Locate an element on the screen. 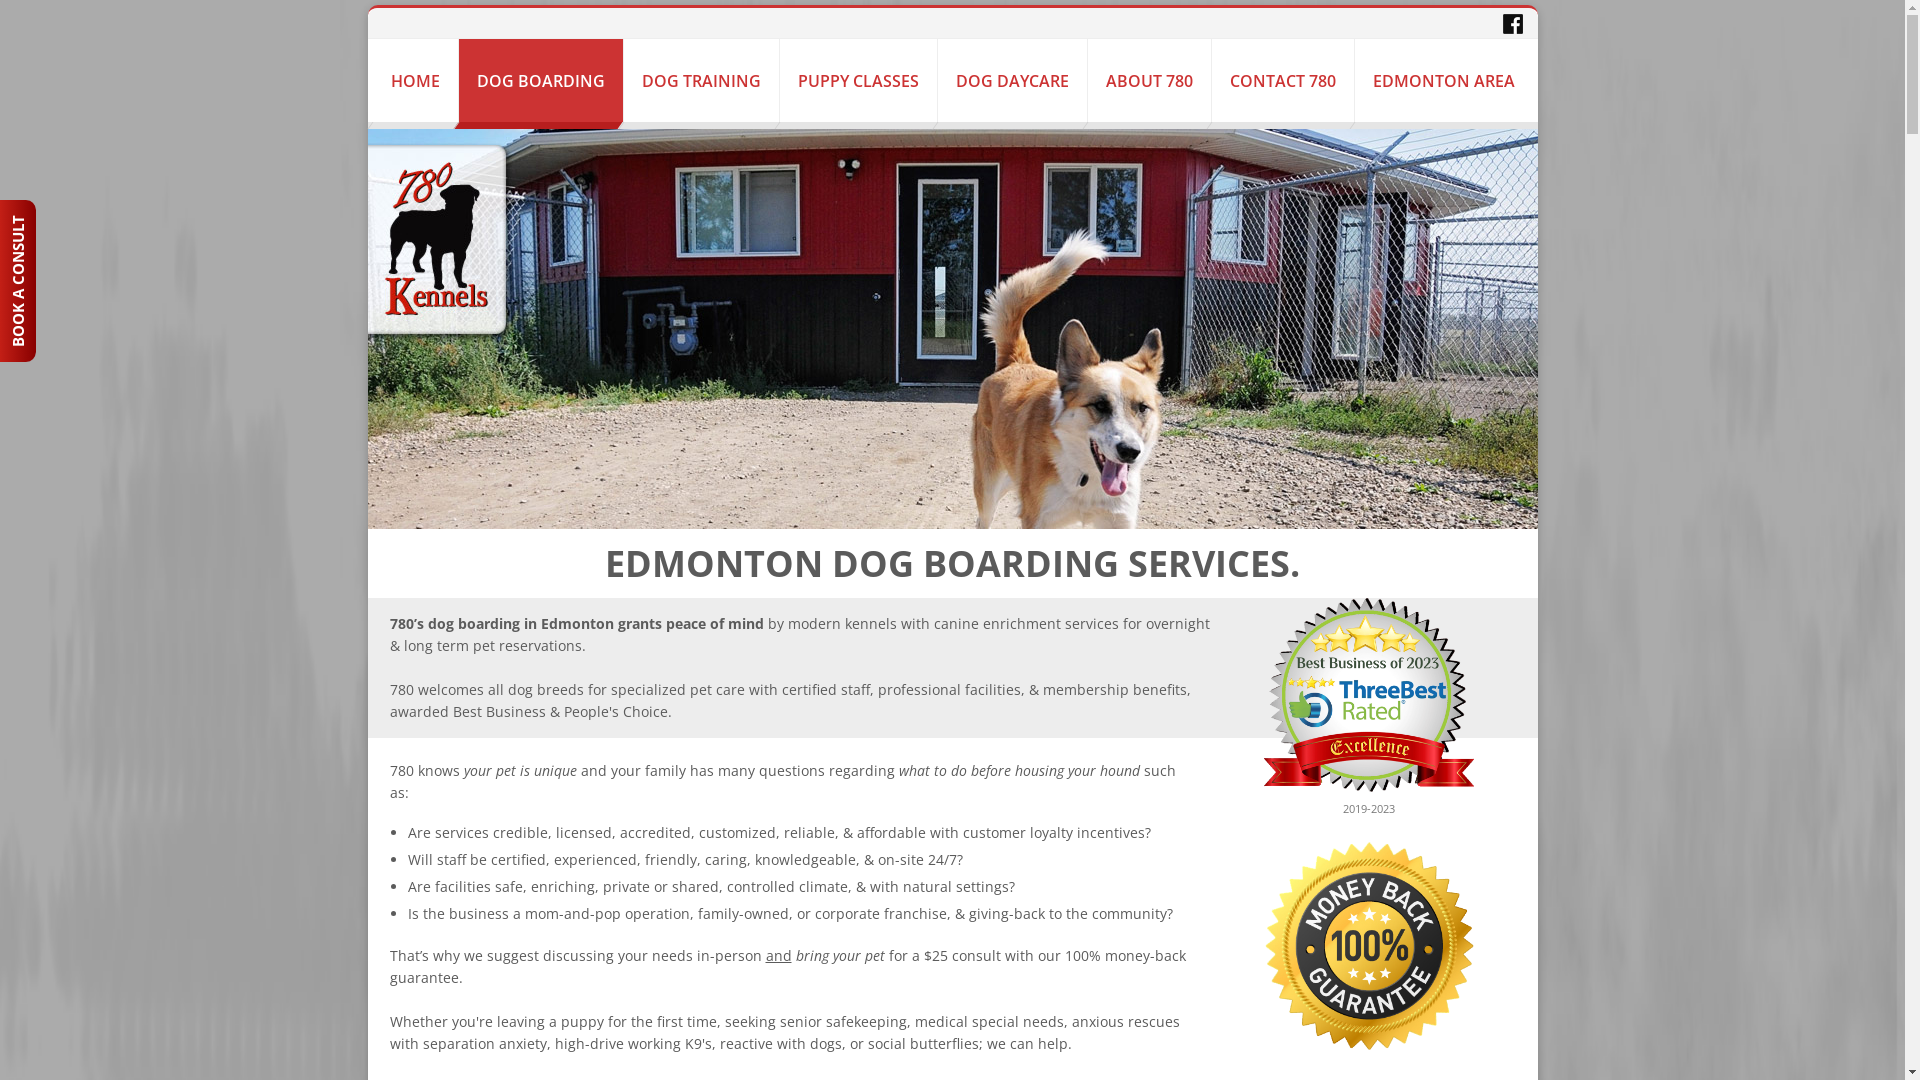  '100% money-back guarantee badge.' is located at coordinates (1367, 945).